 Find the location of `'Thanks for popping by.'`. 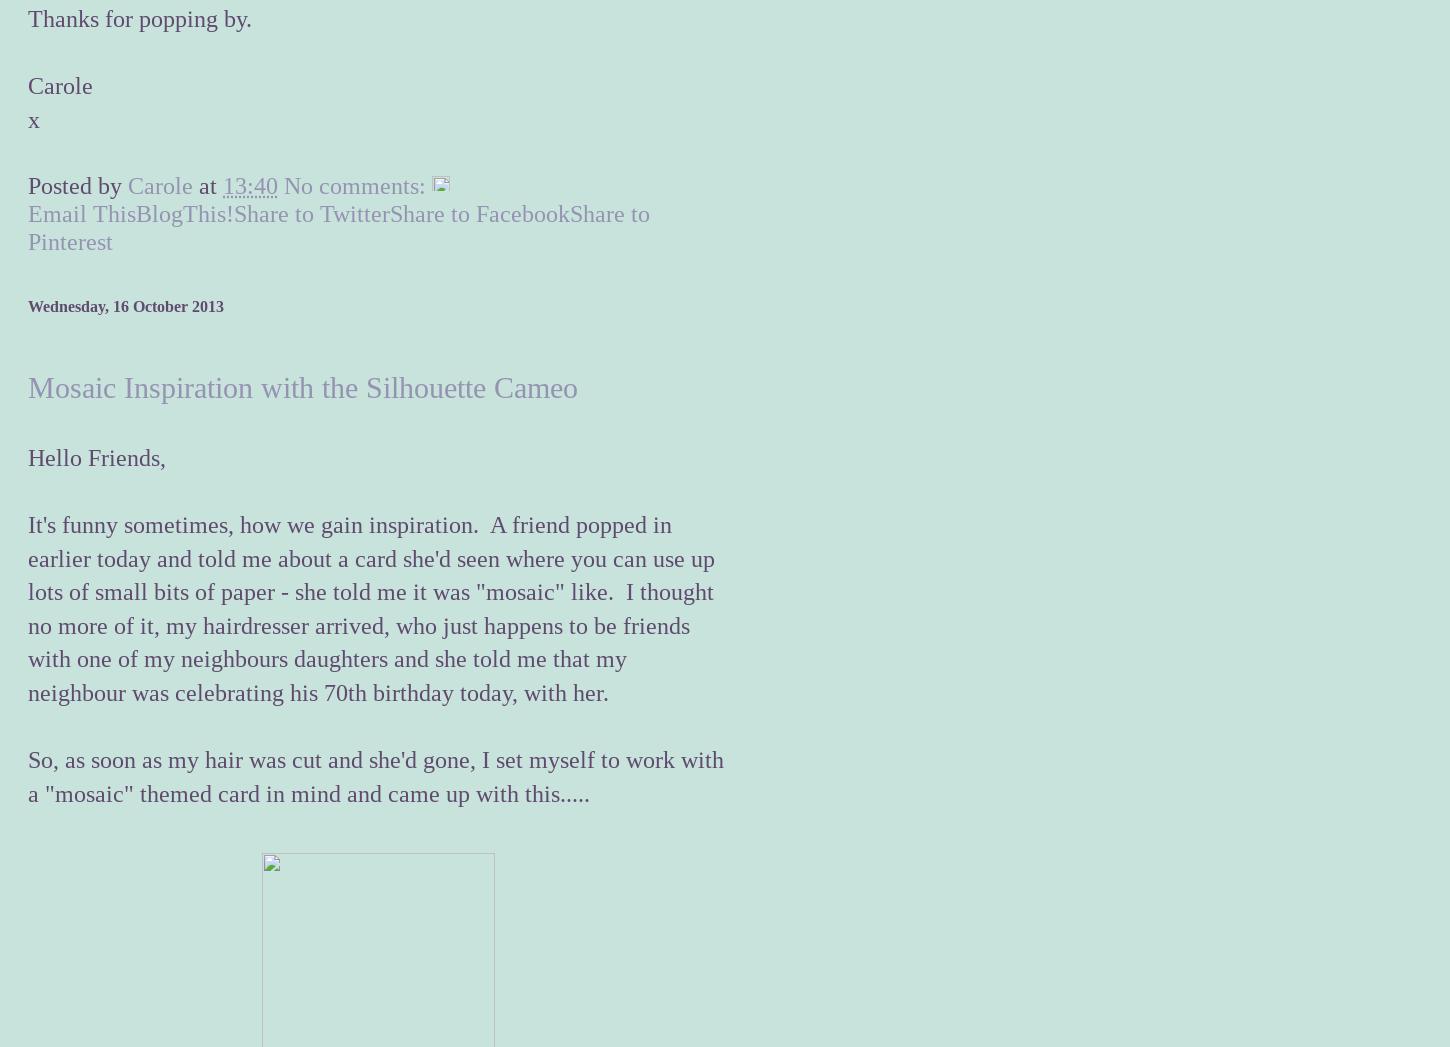

'Thanks for popping by.' is located at coordinates (139, 17).